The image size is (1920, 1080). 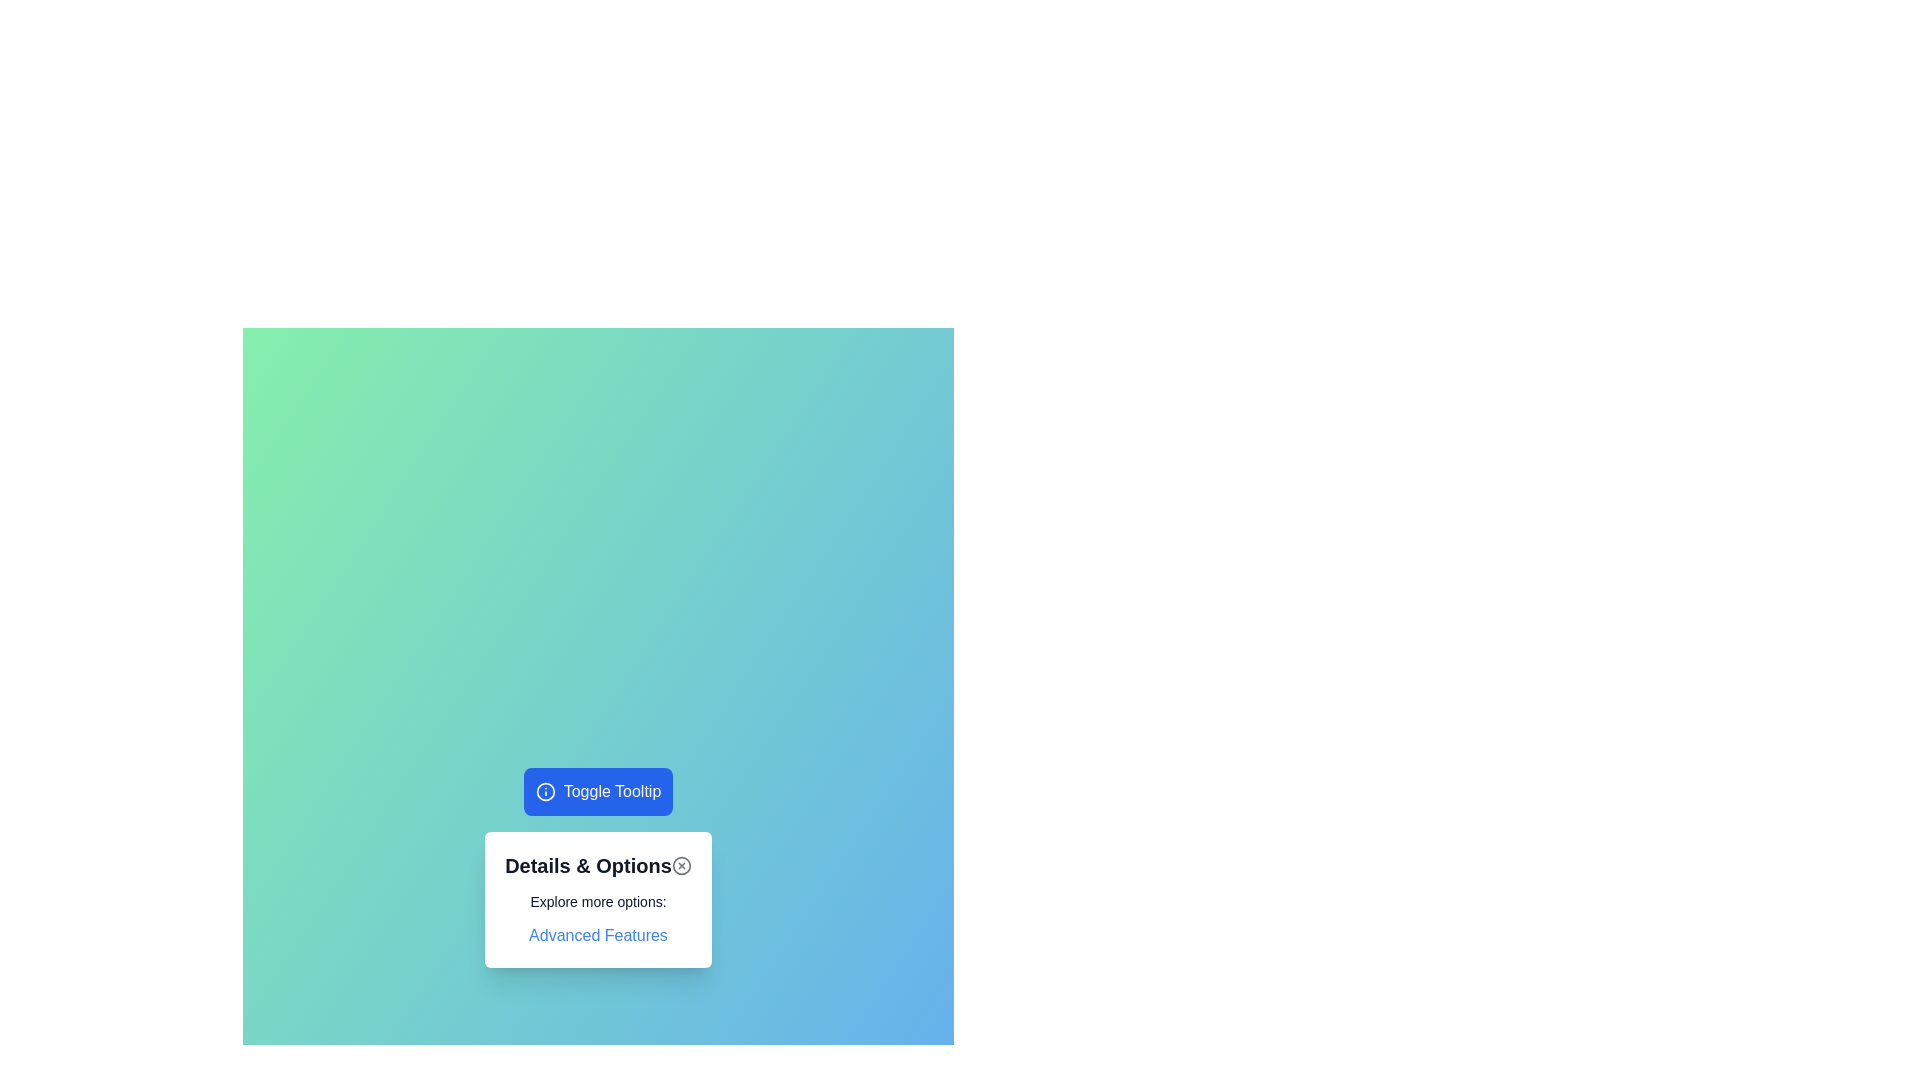 What do you see at coordinates (681, 865) in the screenshot?
I see `the dismiss or close icon button located next to the 'Details & Options' text` at bounding box center [681, 865].